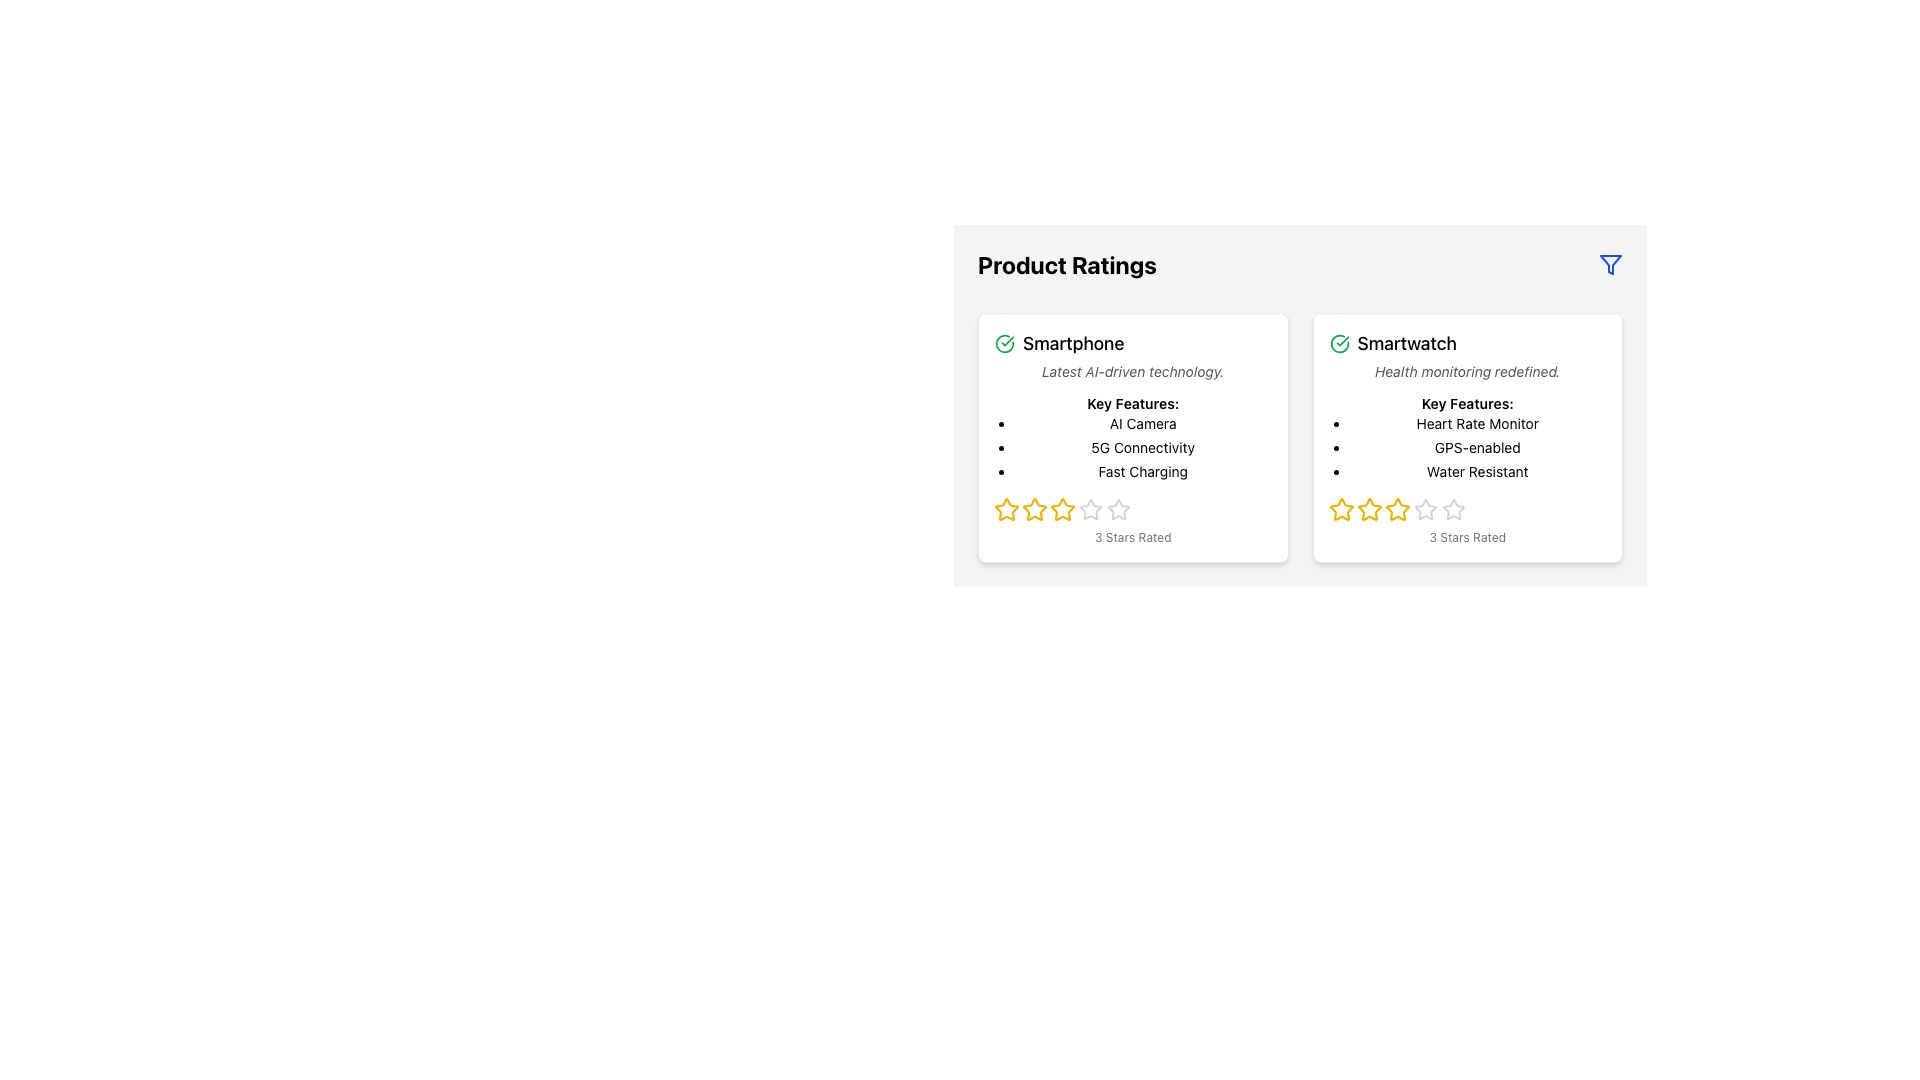 The height and width of the screenshot is (1080, 1920). Describe the element at coordinates (1143, 471) in the screenshot. I see `the 'Fast Charging' text label, which is the third item in the 'Key Features' list under the 'Smartphone' card on the left side of the grid layout` at that location.